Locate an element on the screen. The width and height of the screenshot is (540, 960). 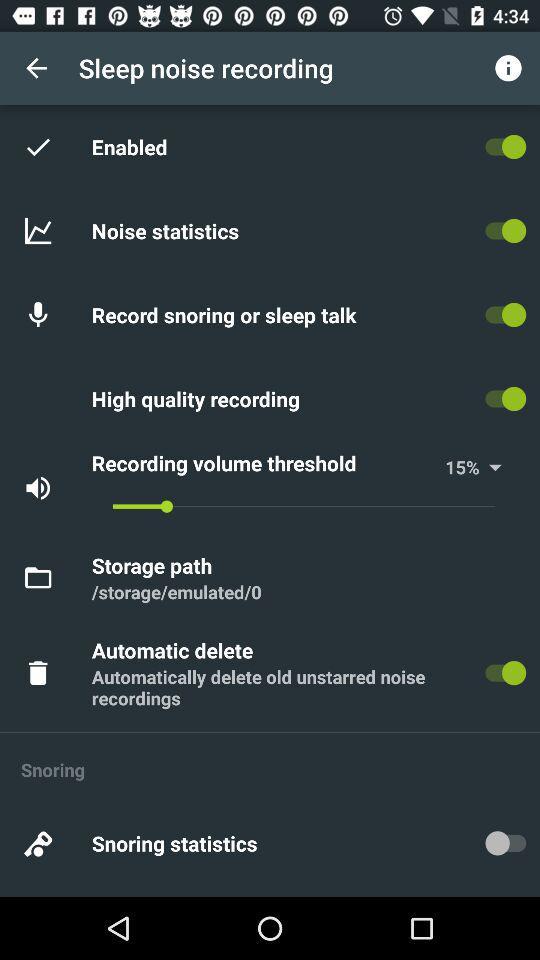
the item below the high quality recording item is located at coordinates (265, 463).